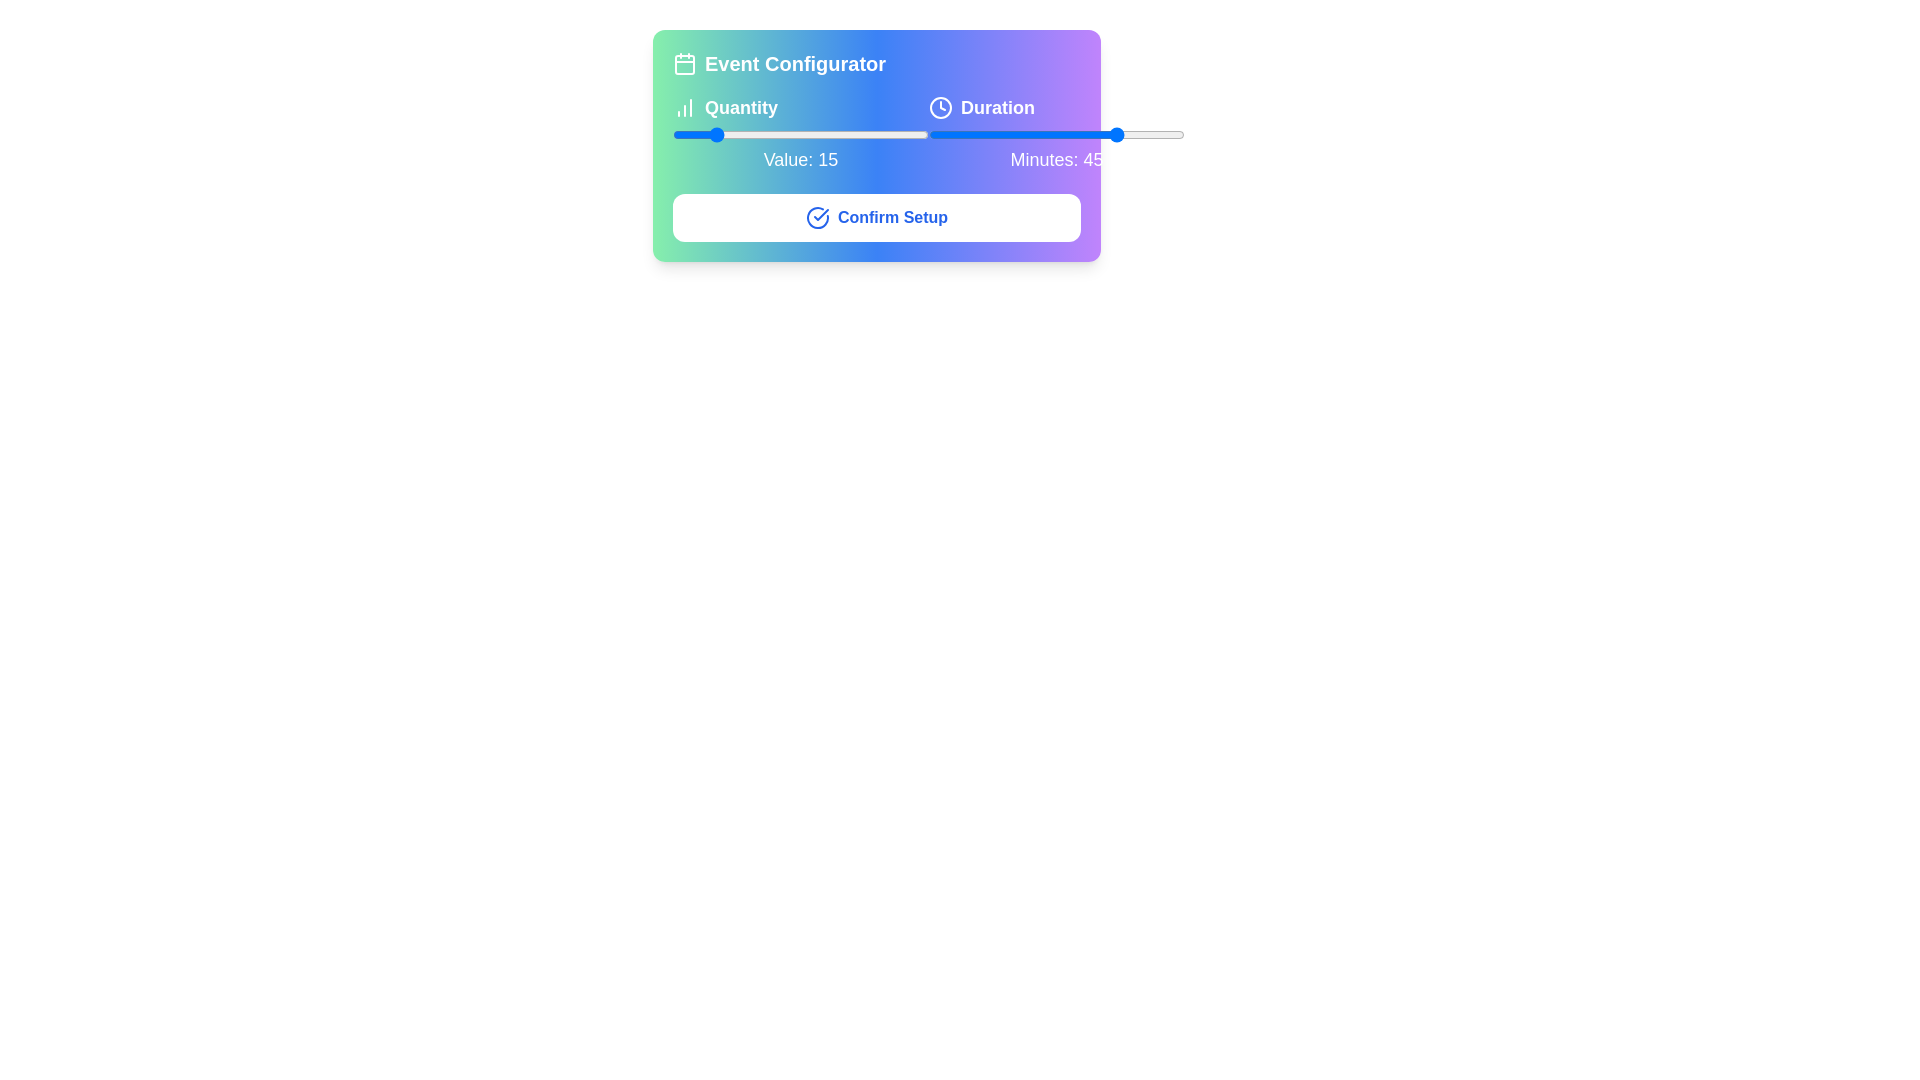  What do you see at coordinates (967, 135) in the screenshot?
I see `duration` at bounding box center [967, 135].